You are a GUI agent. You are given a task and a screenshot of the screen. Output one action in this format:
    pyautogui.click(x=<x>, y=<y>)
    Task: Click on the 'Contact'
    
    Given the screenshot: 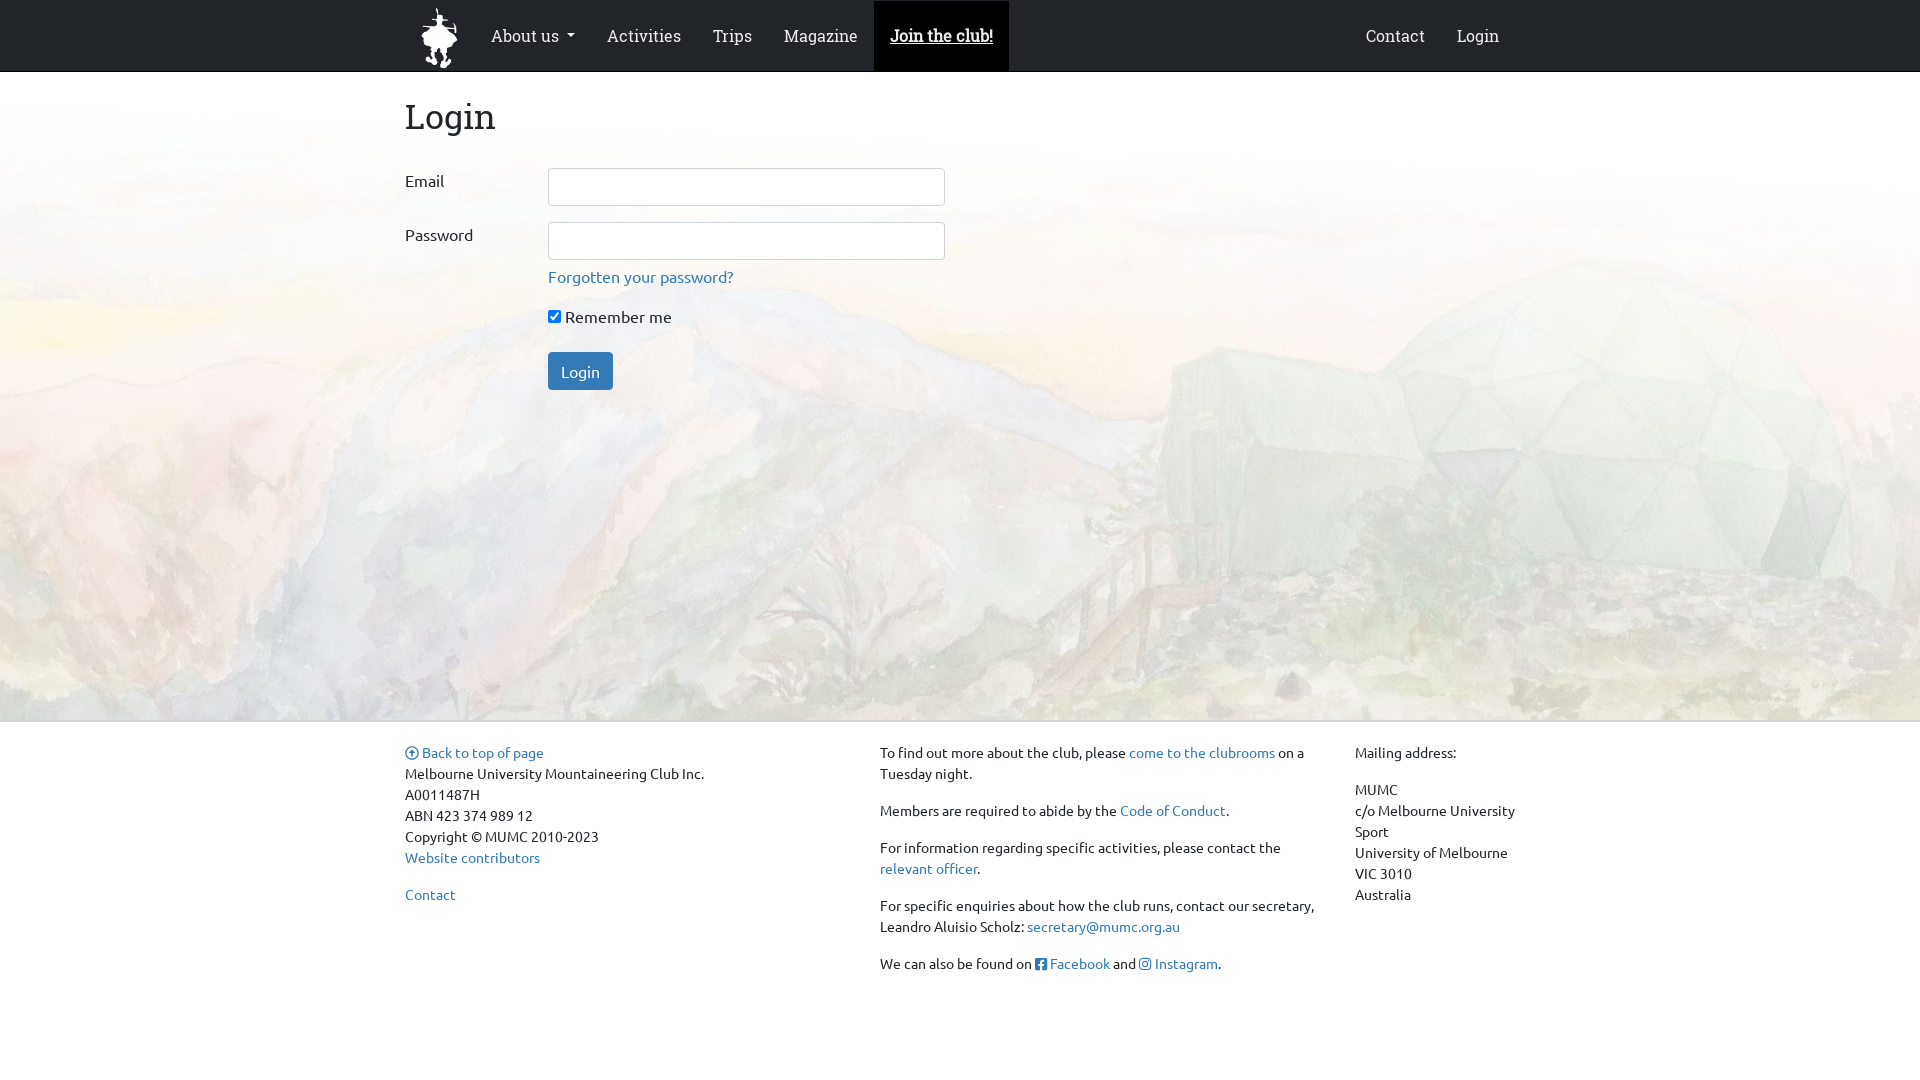 What is the action you would take?
    pyautogui.click(x=1394, y=34)
    